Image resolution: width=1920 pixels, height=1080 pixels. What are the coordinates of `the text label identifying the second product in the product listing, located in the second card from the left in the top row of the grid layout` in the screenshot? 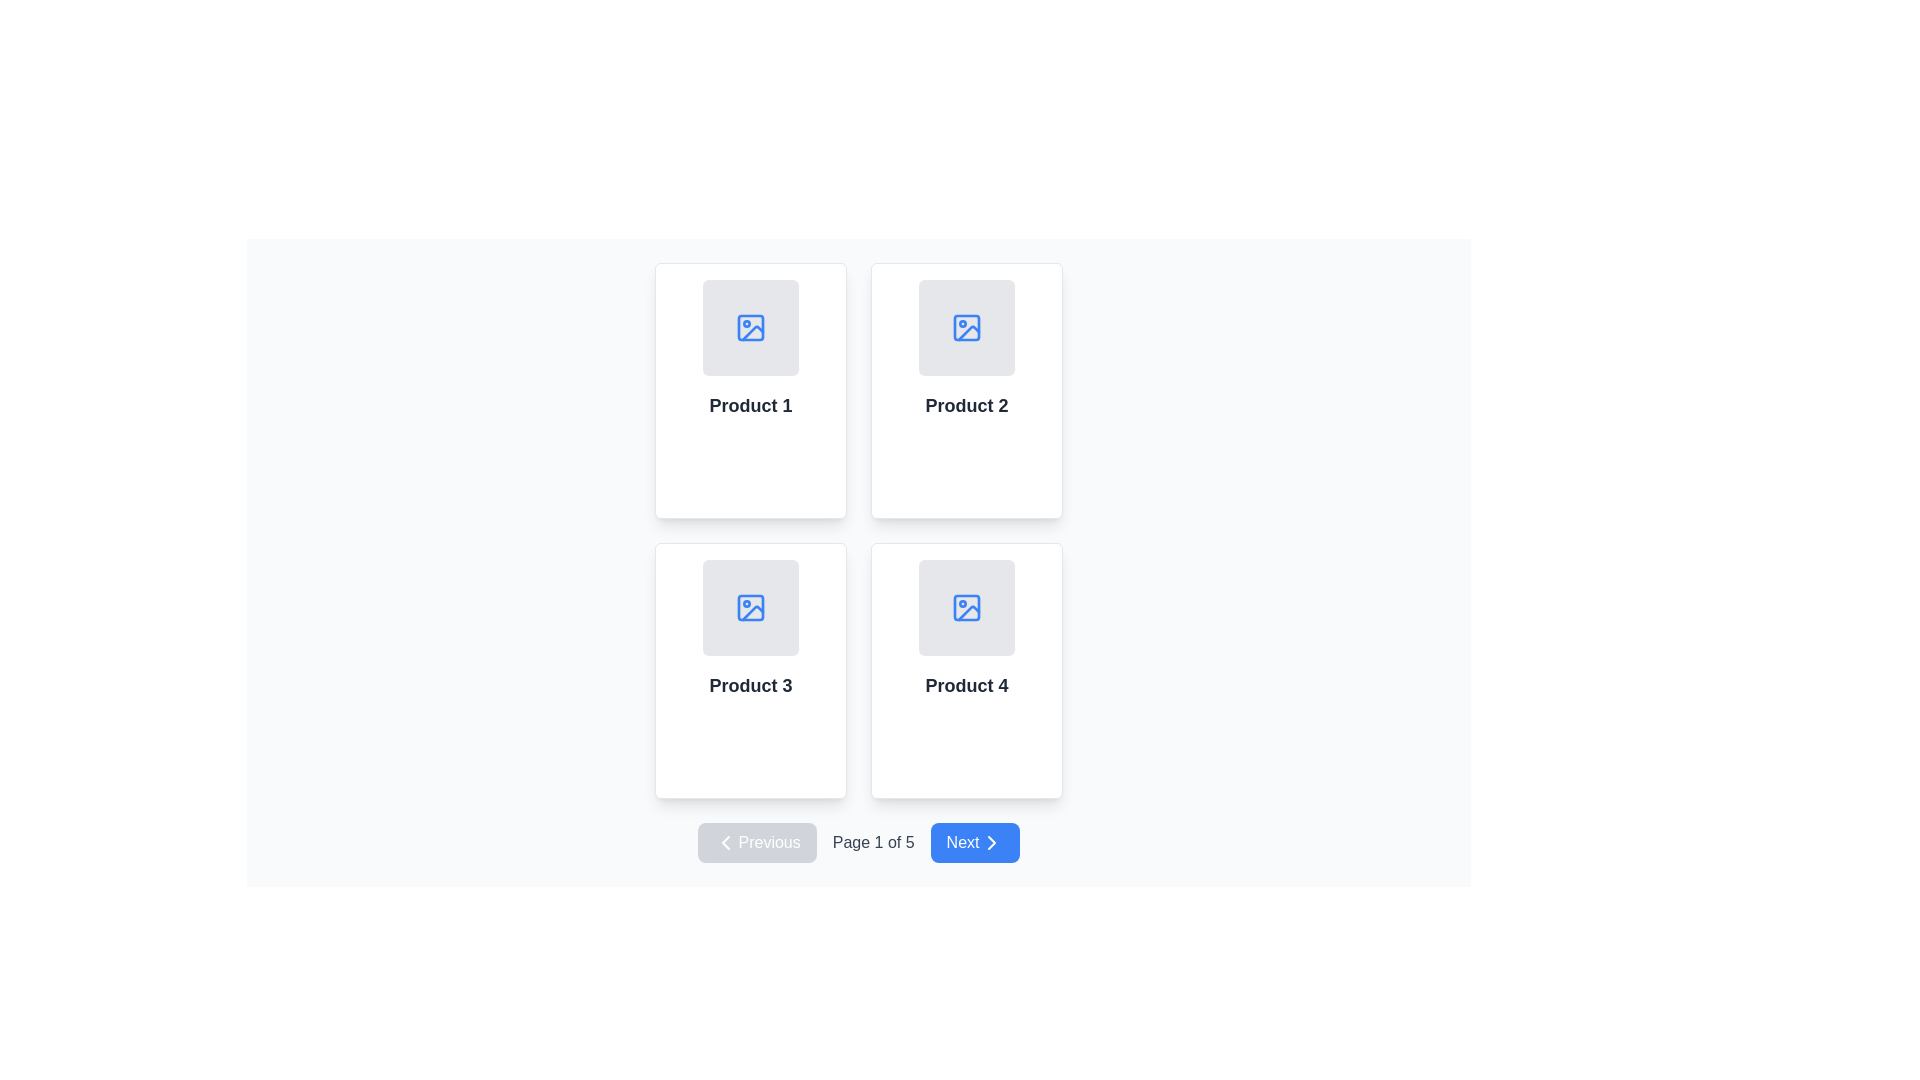 It's located at (966, 405).